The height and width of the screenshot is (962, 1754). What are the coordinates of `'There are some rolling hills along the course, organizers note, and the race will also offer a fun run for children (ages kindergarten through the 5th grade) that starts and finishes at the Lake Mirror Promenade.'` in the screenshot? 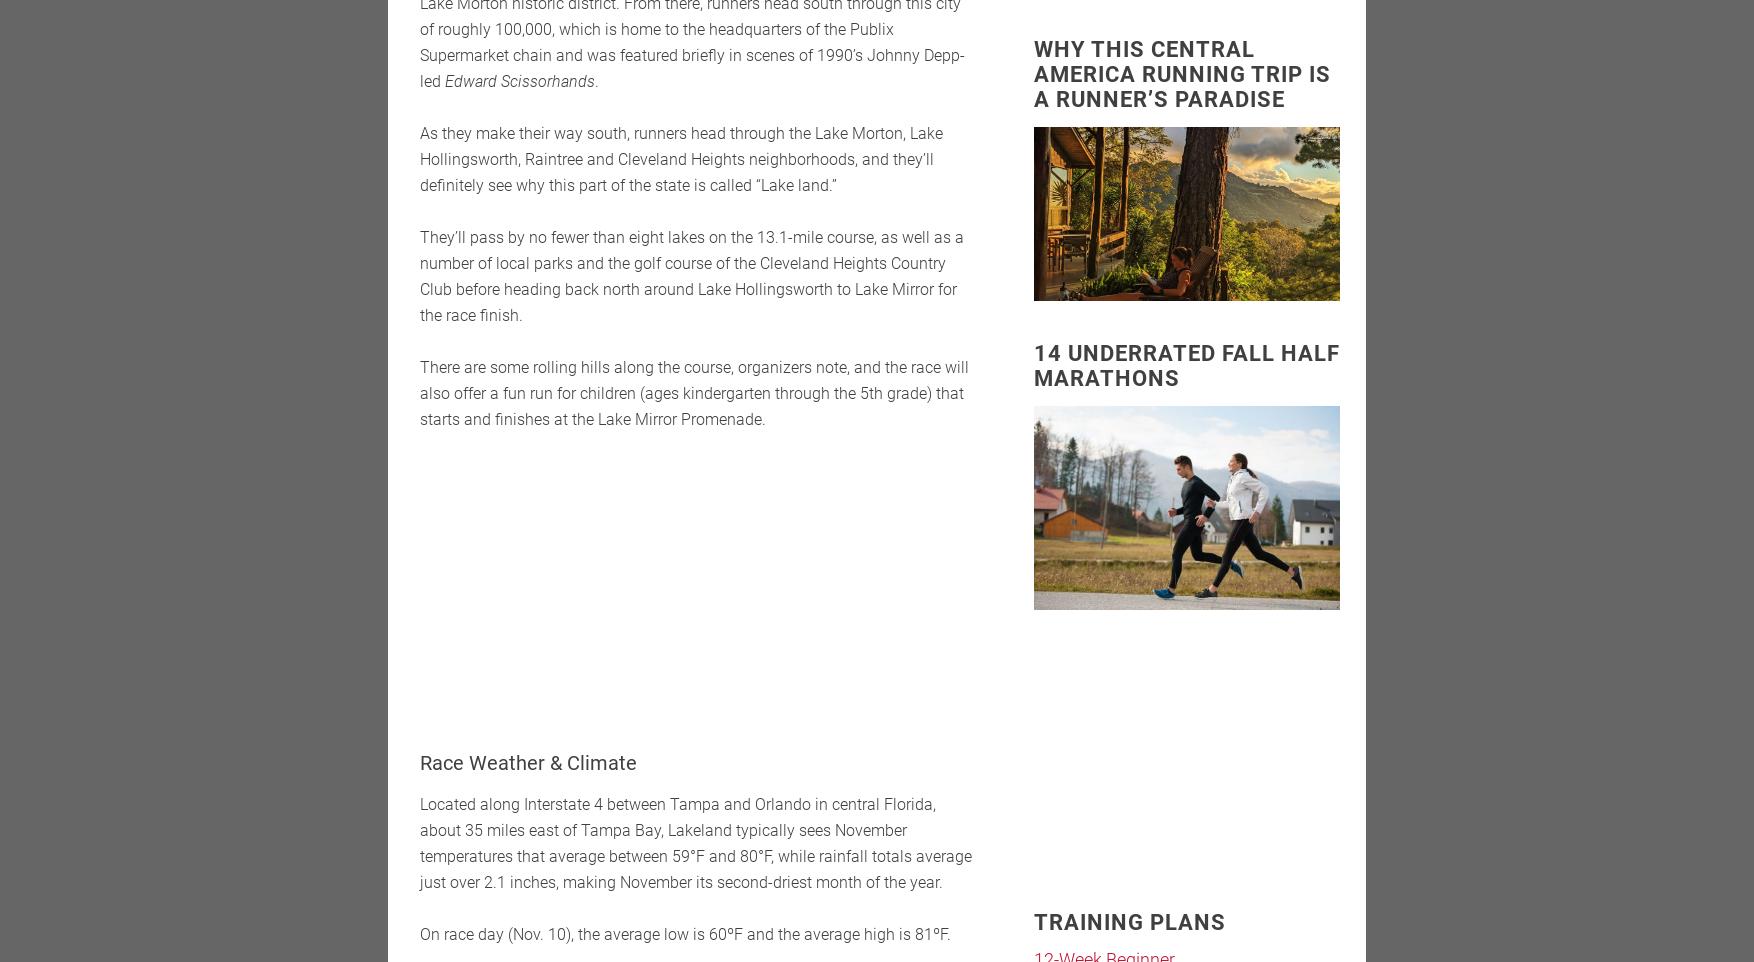 It's located at (693, 392).